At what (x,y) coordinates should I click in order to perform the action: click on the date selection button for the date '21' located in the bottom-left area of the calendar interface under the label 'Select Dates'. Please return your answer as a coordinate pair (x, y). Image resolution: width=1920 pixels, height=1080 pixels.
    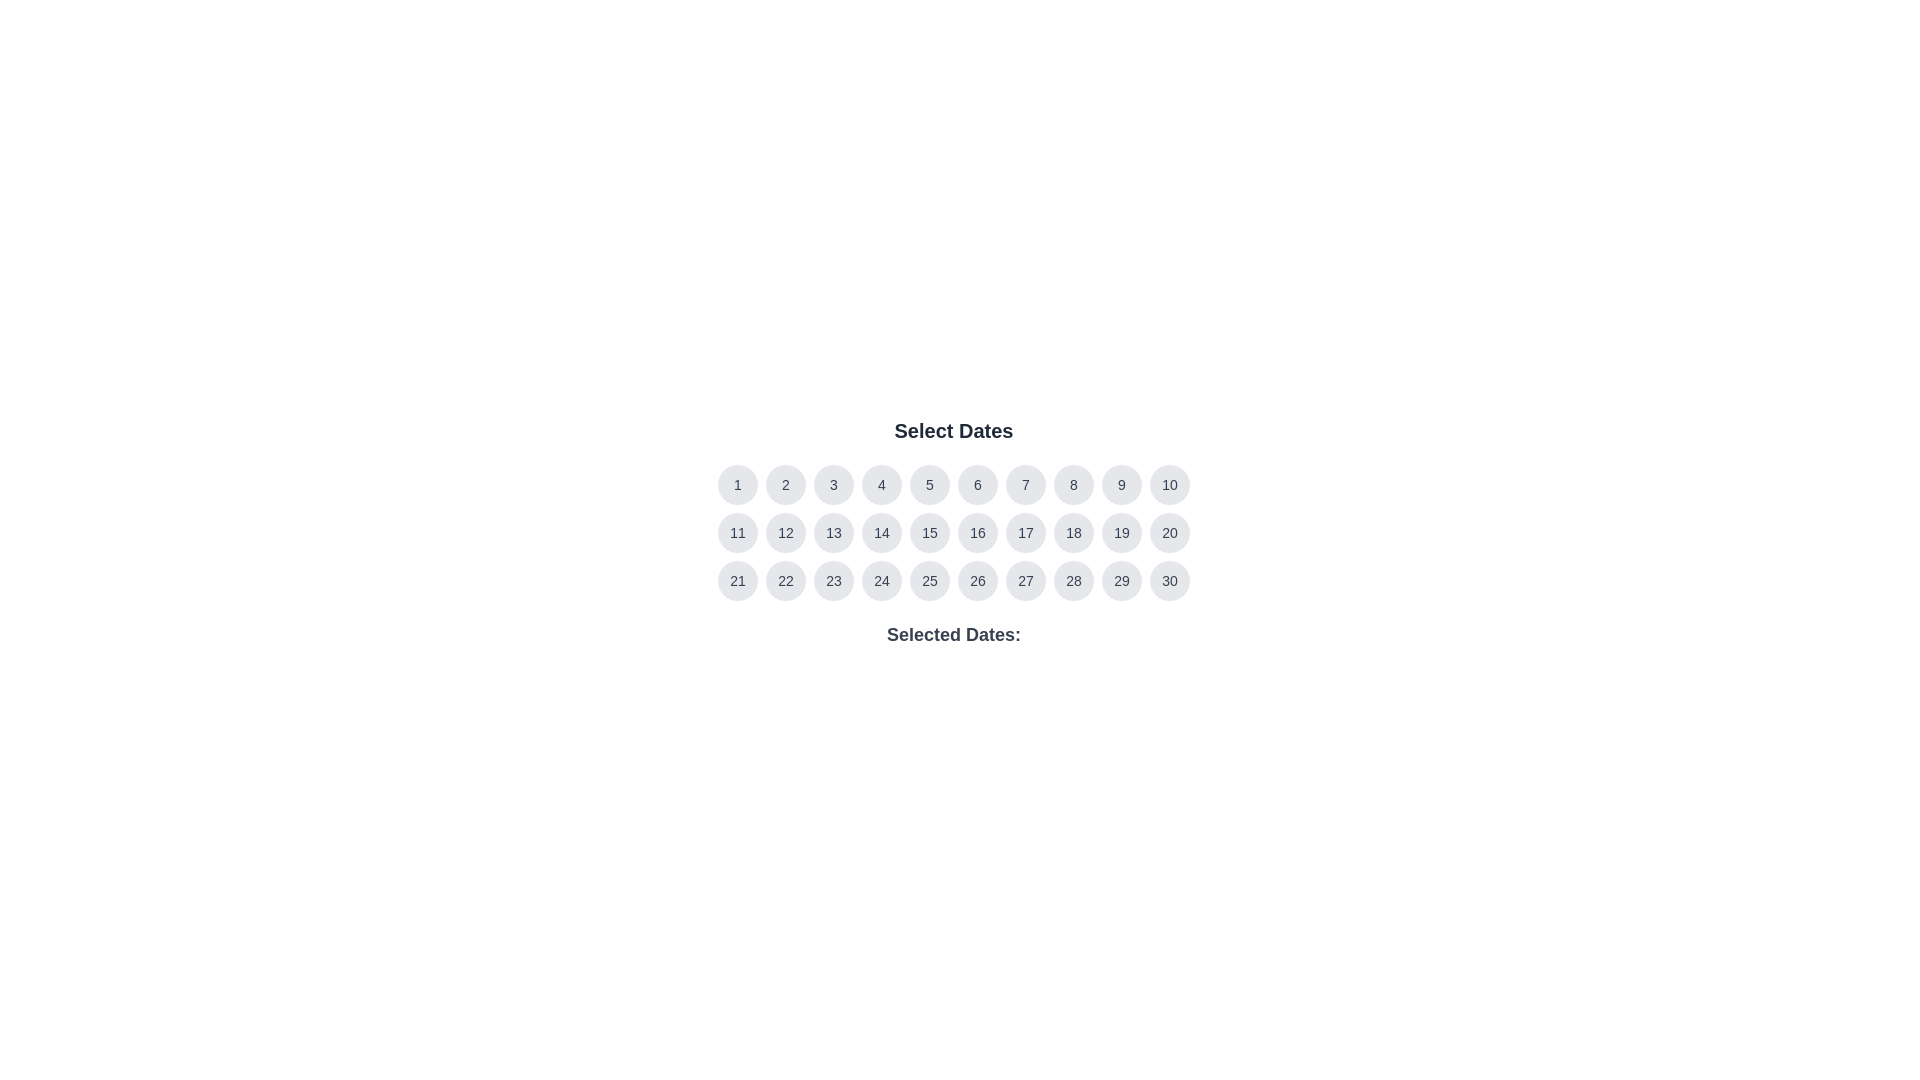
    Looking at the image, I should click on (737, 581).